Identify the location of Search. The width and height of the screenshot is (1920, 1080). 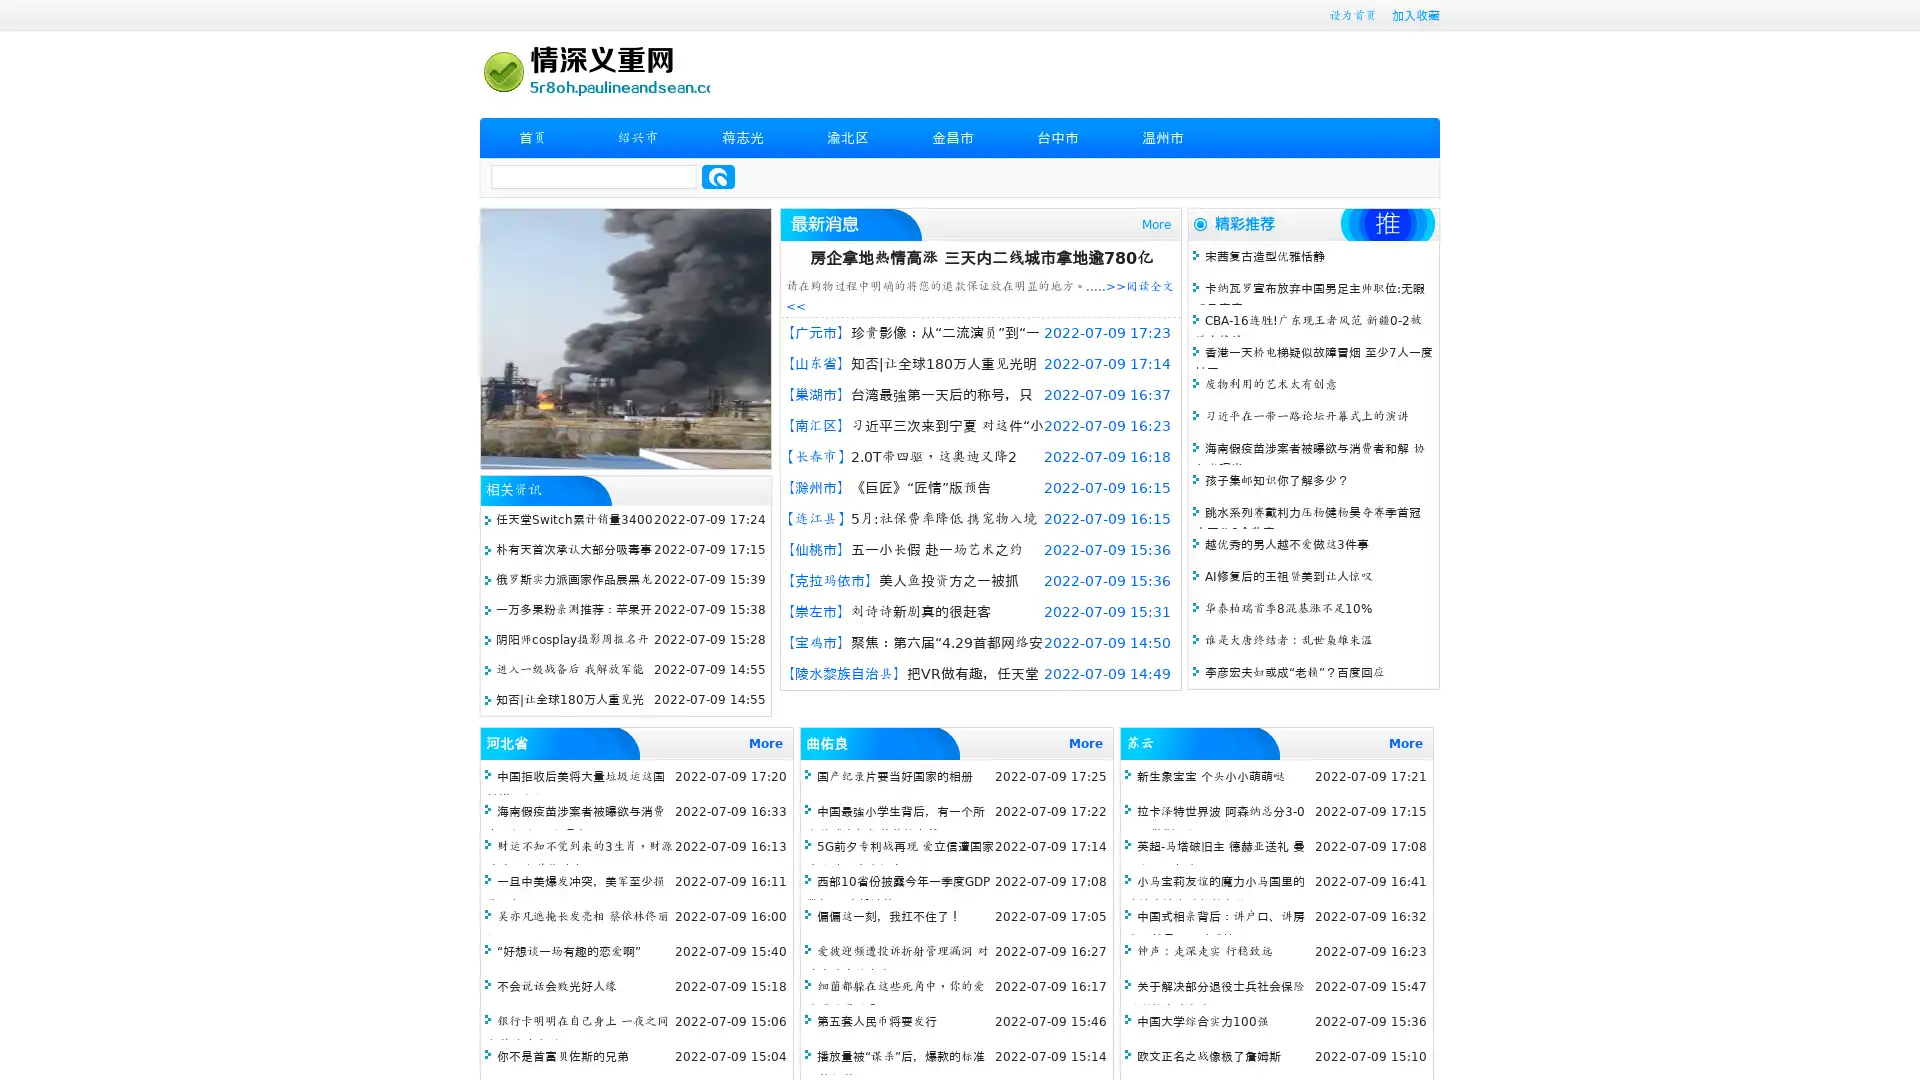
(718, 176).